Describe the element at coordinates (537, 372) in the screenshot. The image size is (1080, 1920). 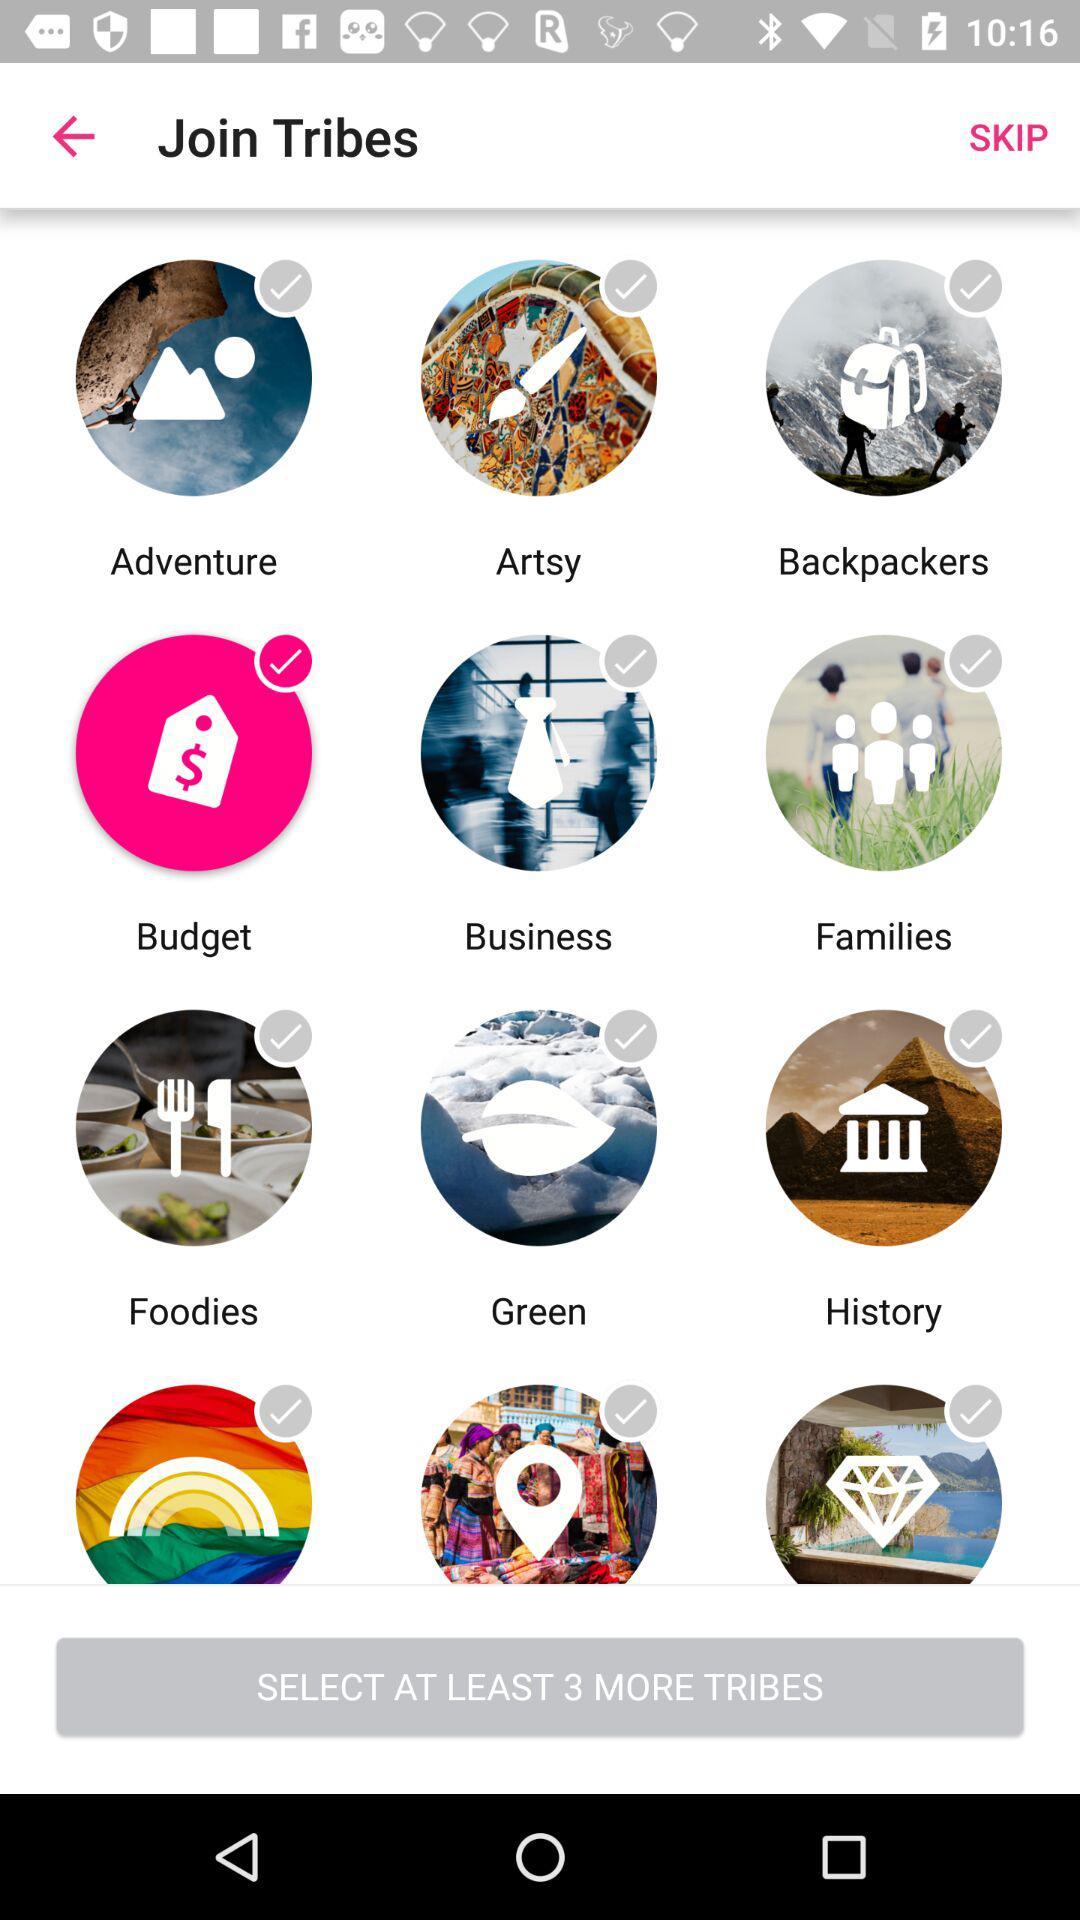
I see `click on the artsy option` at that location.